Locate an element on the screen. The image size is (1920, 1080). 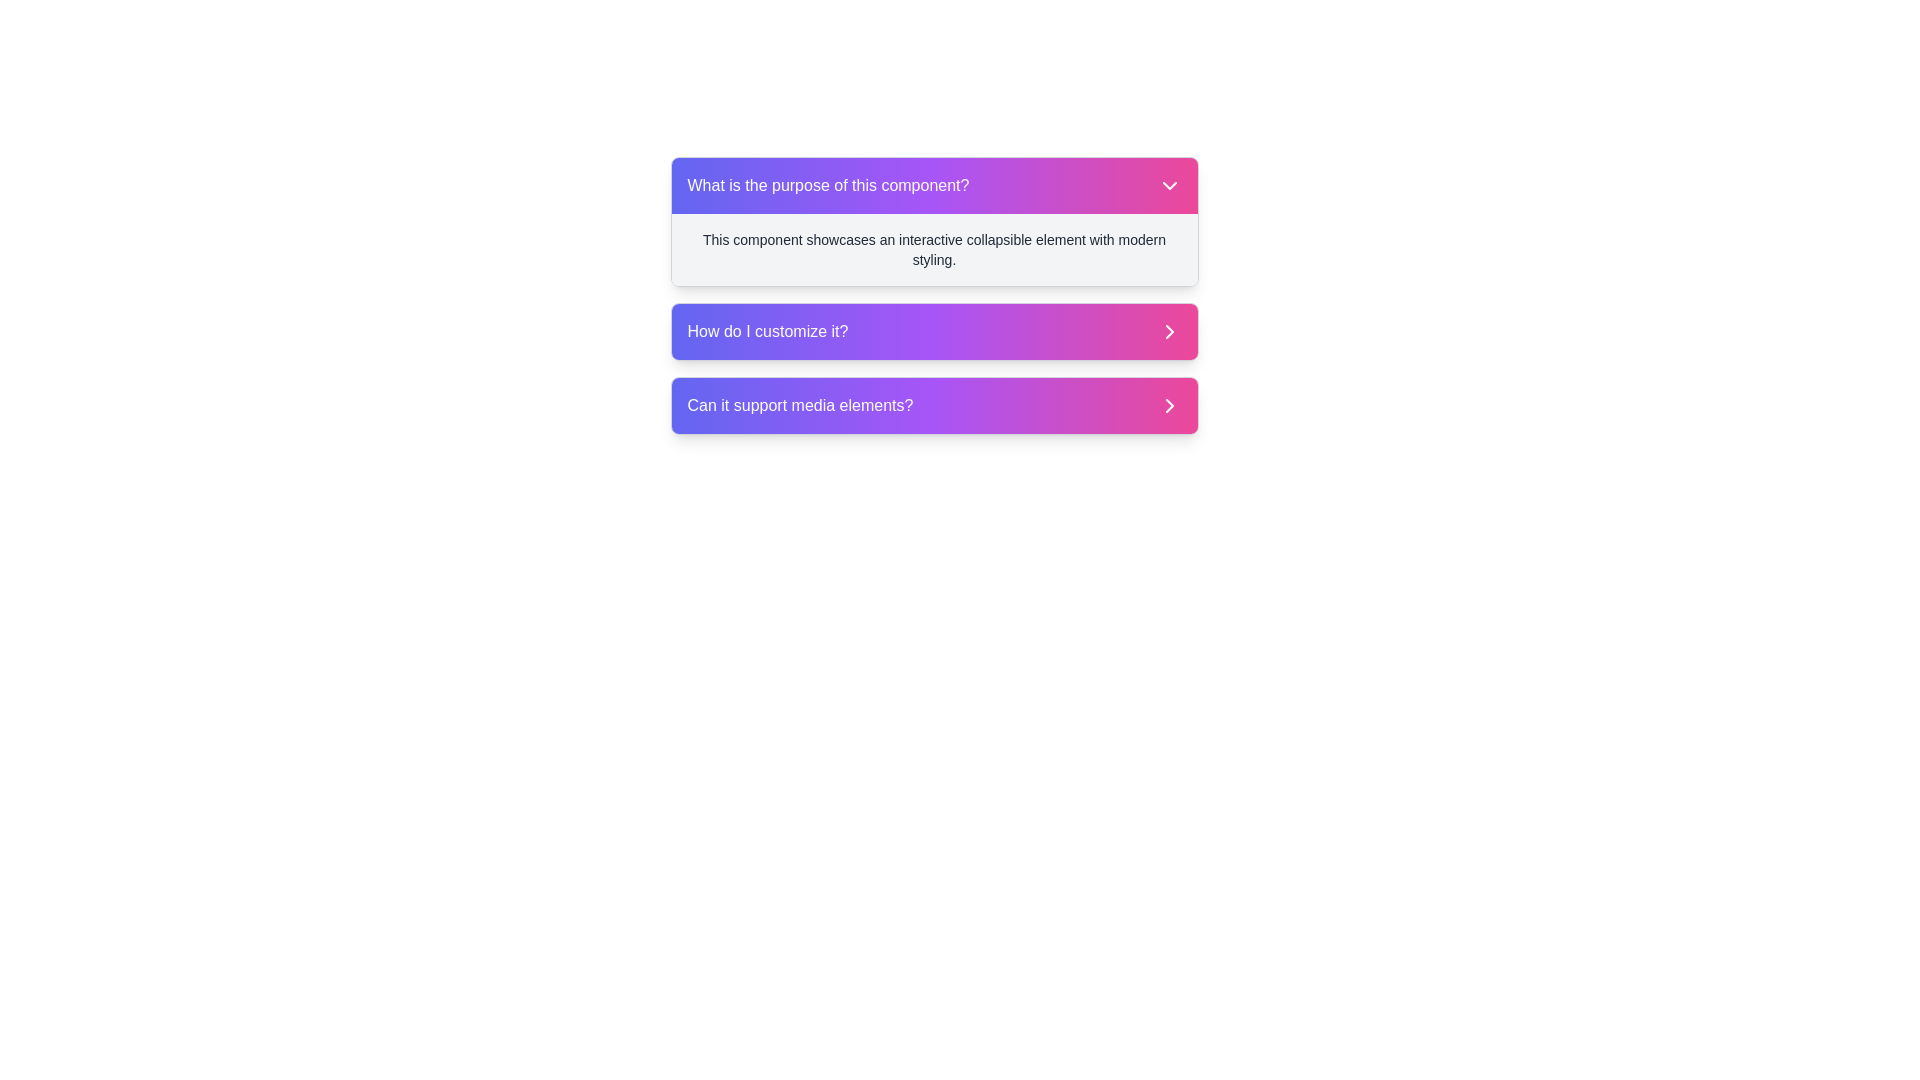
the text label stating 'How do I customize it?' within the interactive card-like structure to select the text content is located at coordinates (767, 330).